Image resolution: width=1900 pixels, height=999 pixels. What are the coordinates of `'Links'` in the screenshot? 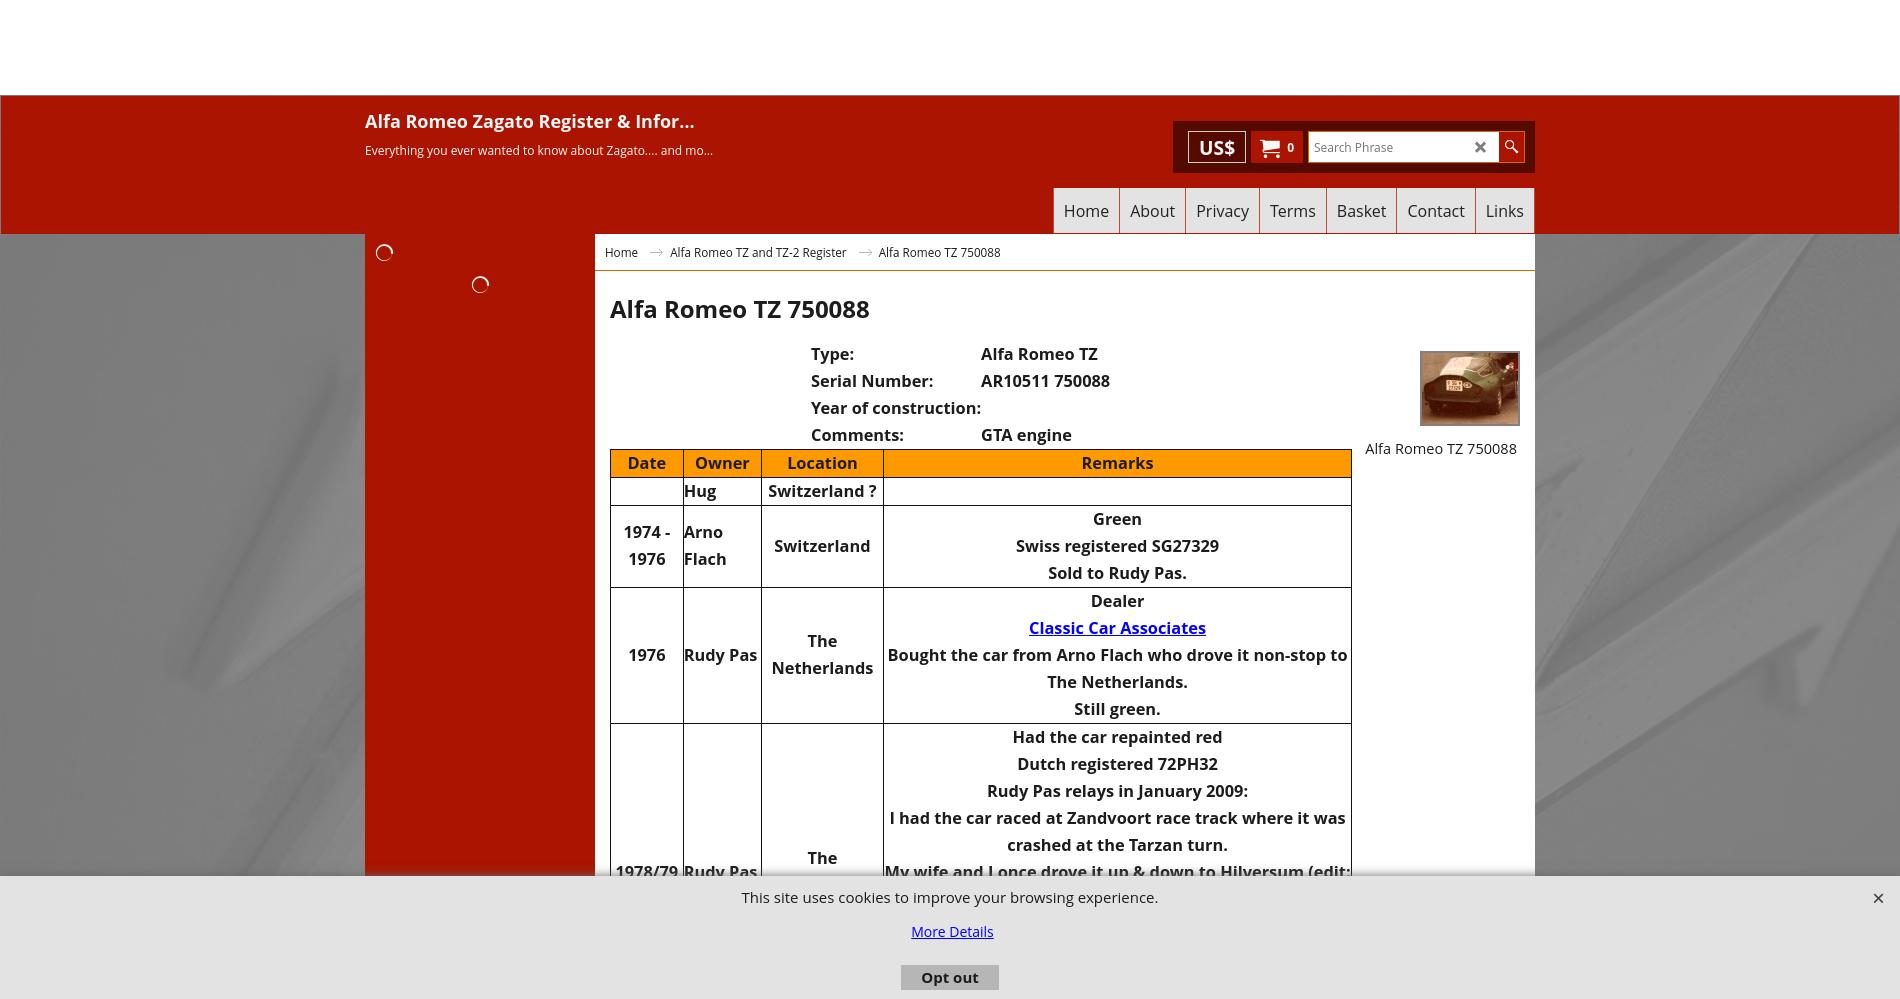 It's located at (1504, 208).